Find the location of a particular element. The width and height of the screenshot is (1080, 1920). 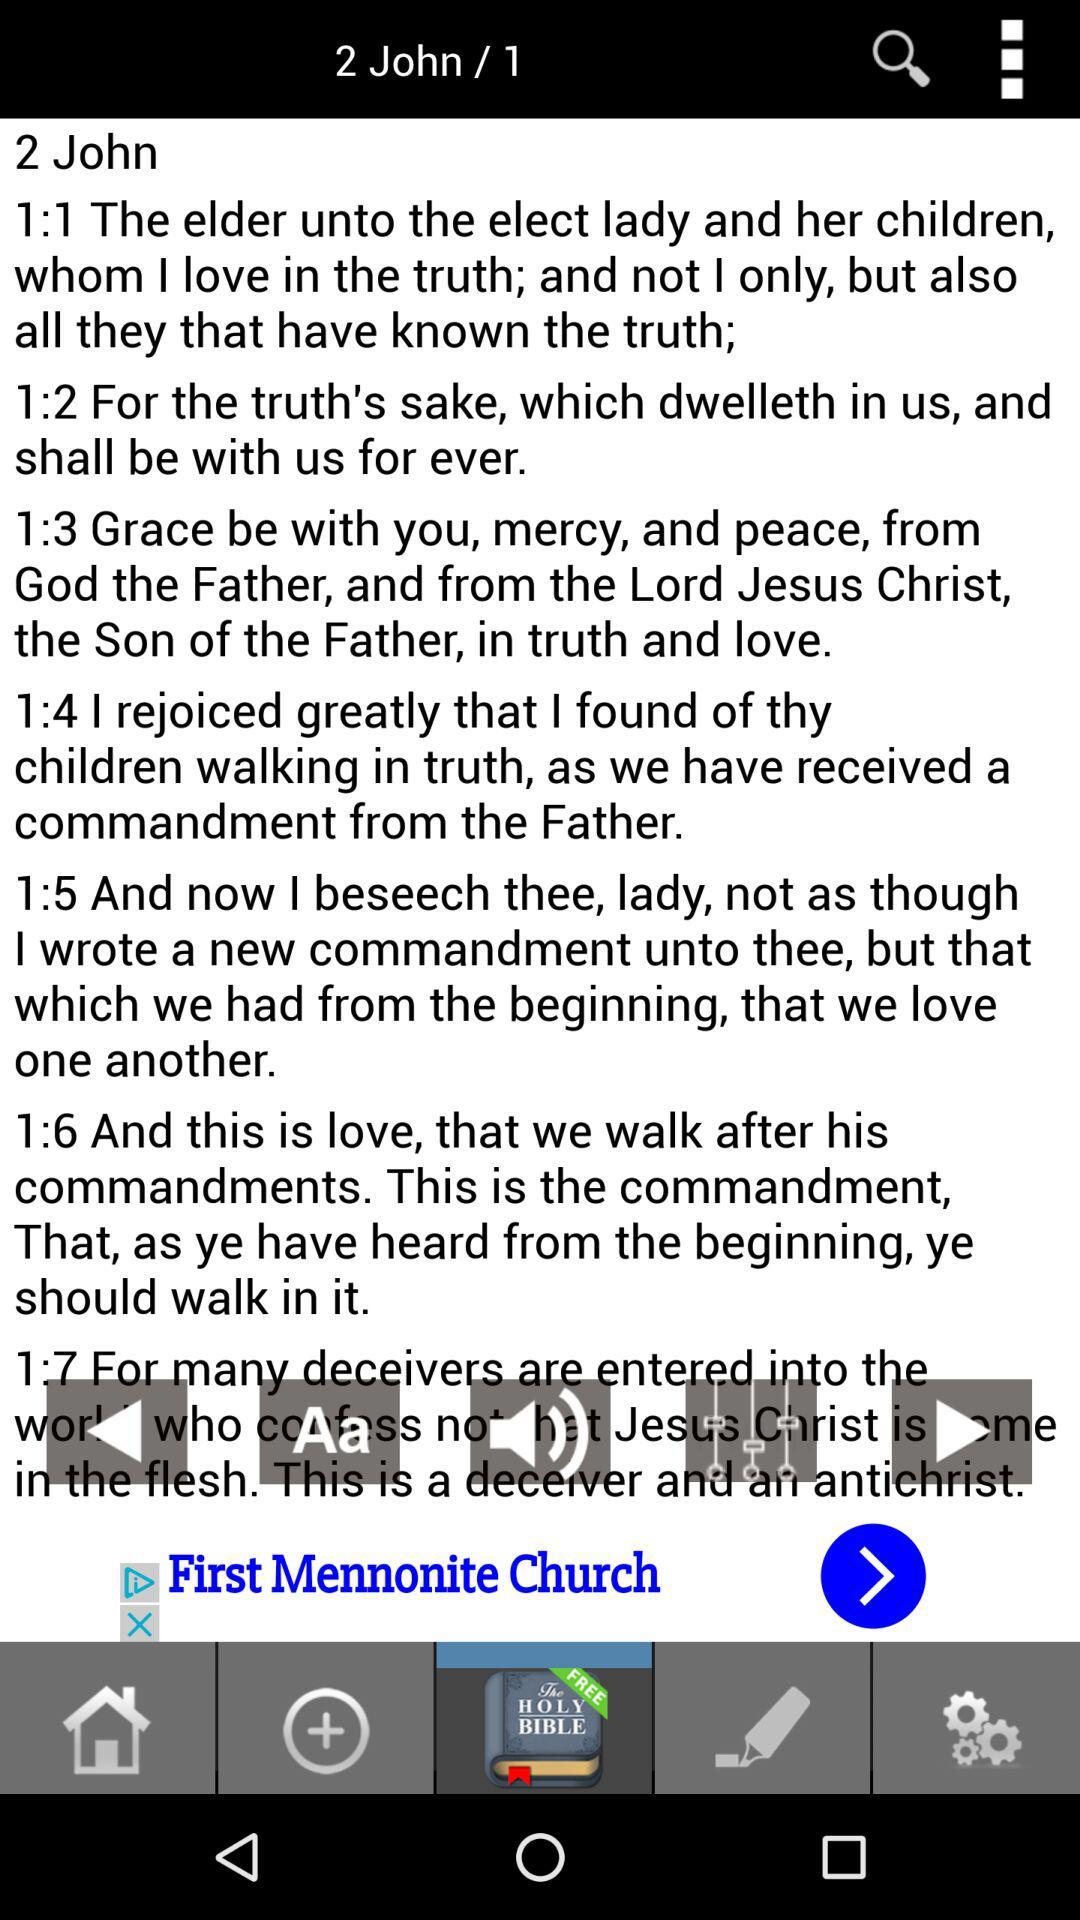

the search icon is located at coordinates (901, 63).